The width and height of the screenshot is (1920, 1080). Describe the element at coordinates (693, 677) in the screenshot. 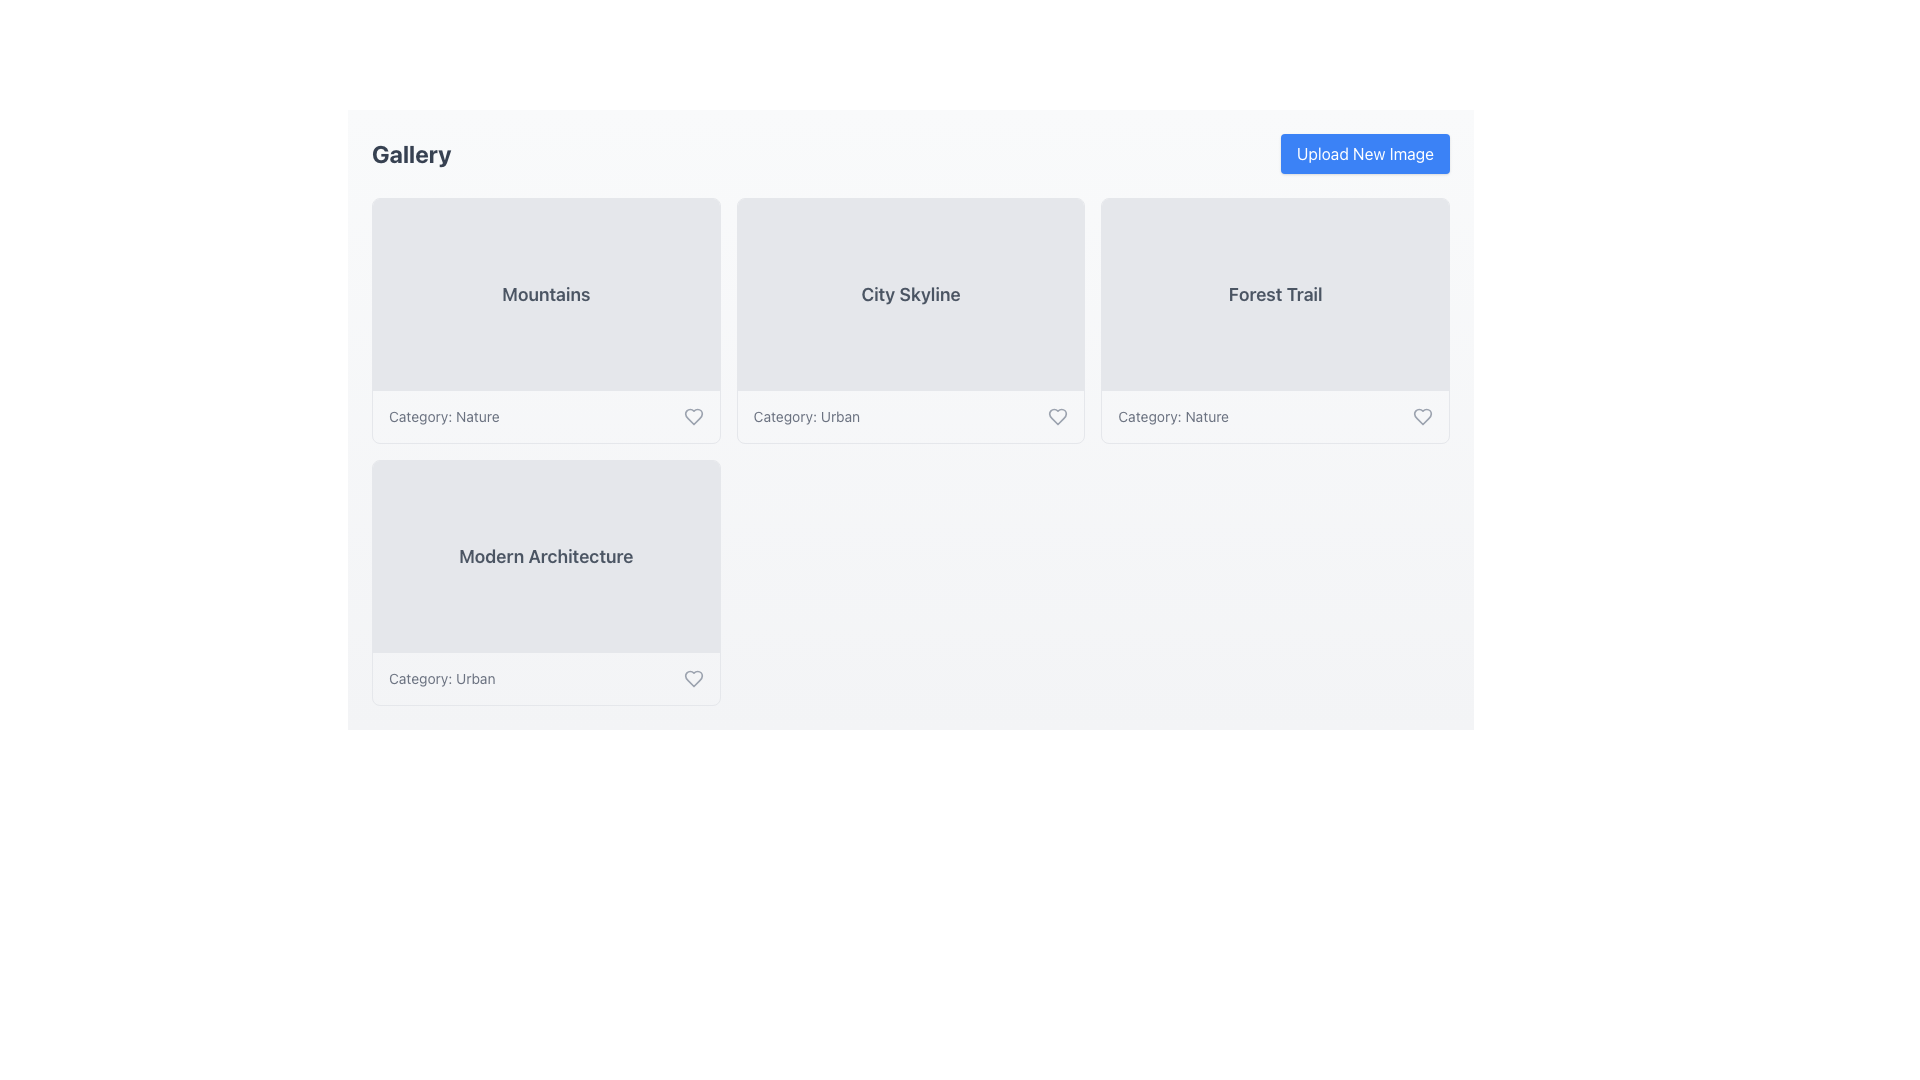

I see `the heart icon outline located in the bottom-right corner of the 'Modern Architecture' card, which represents a favorite or like functionality` at that location.